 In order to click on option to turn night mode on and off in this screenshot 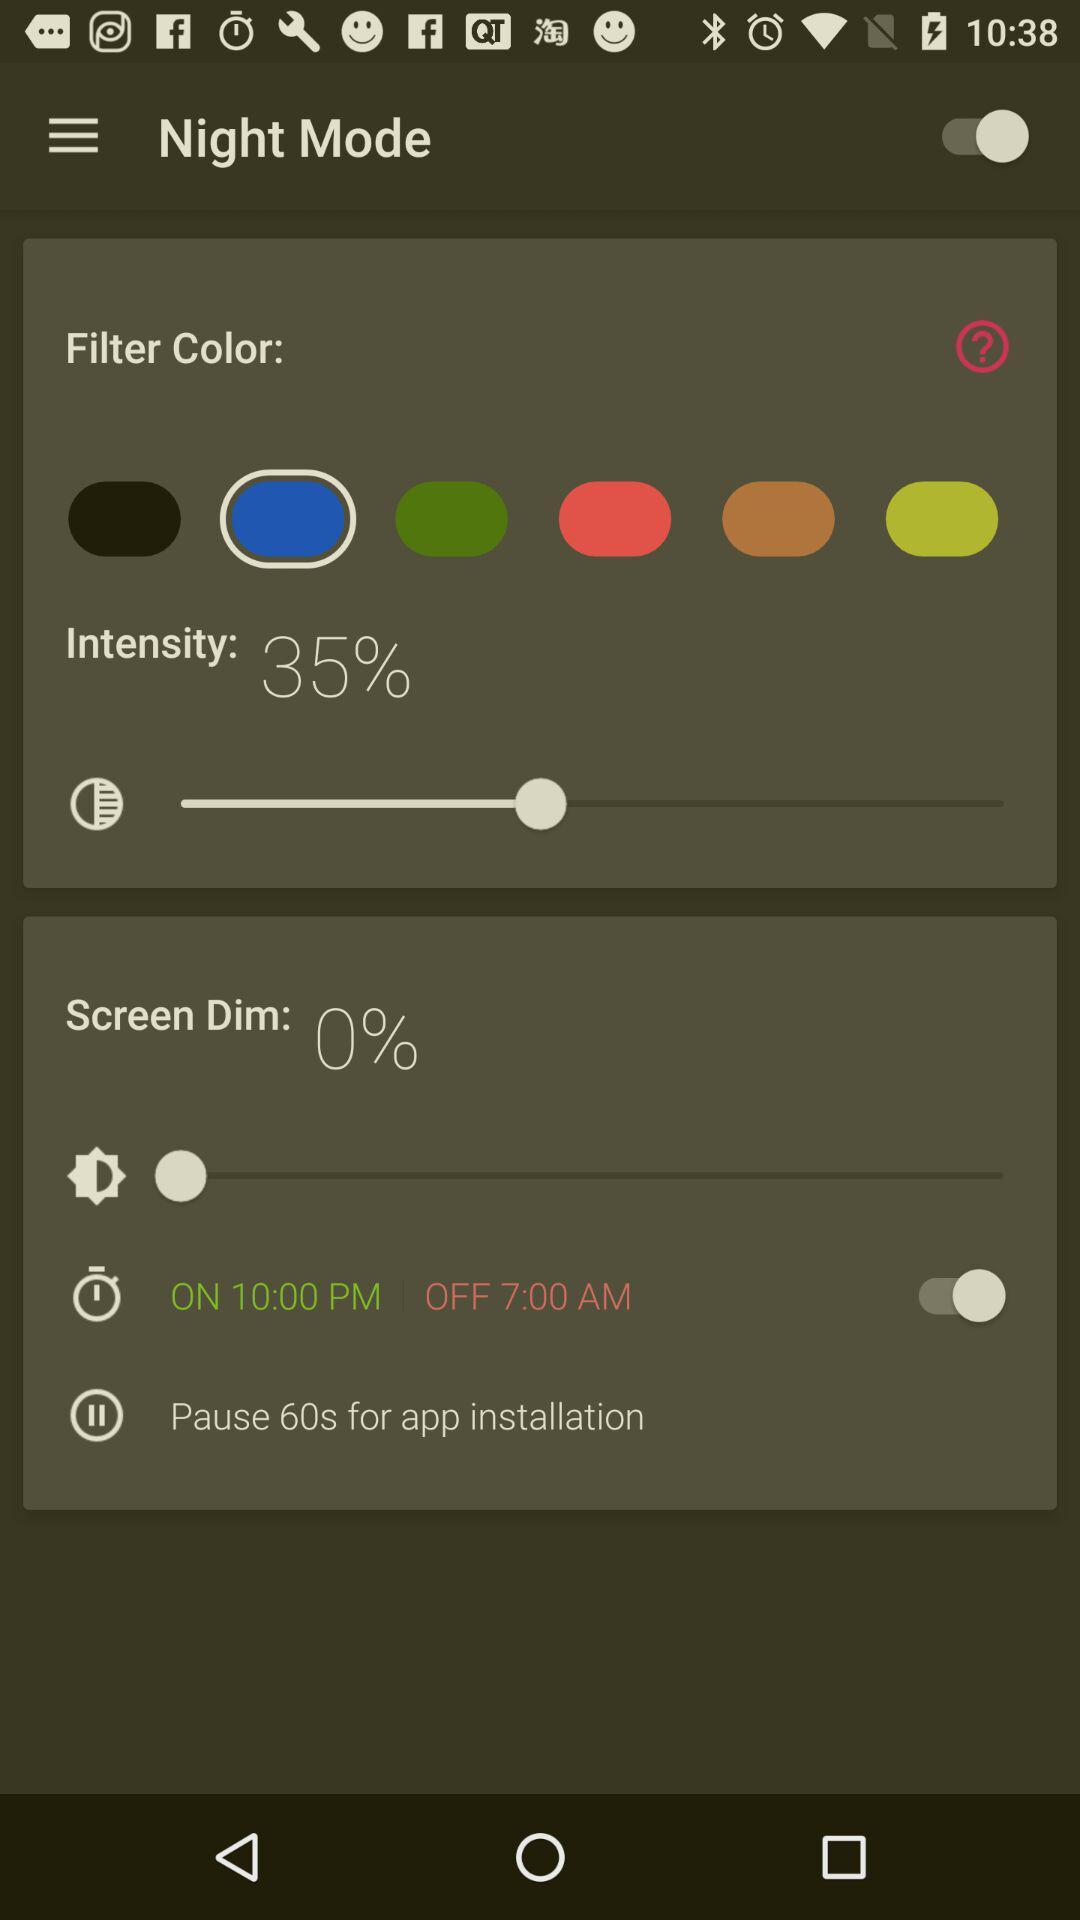, I will do `click(951, 1295)`.